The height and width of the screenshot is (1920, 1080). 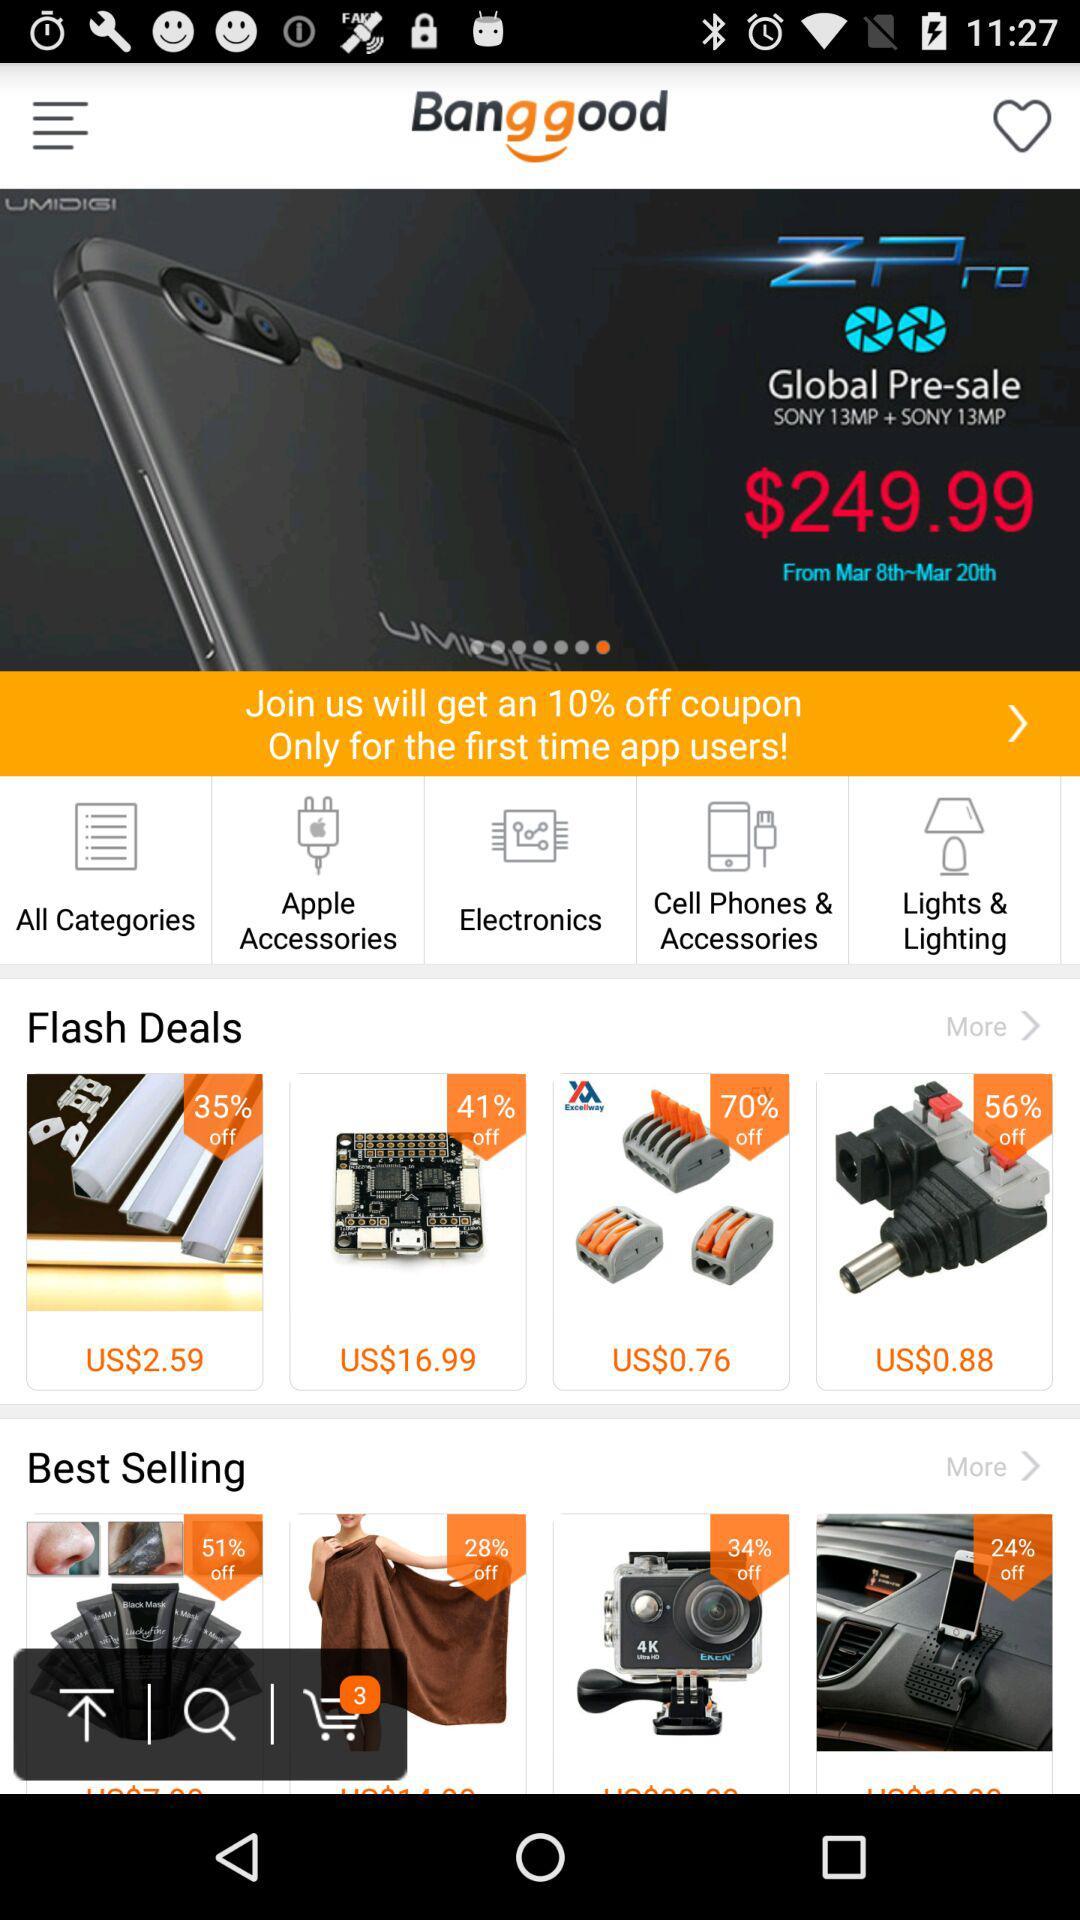 What do you see at coordinates (540, 429) in the screenshot?
I see `click for more information` at bounding box center [540, 429].